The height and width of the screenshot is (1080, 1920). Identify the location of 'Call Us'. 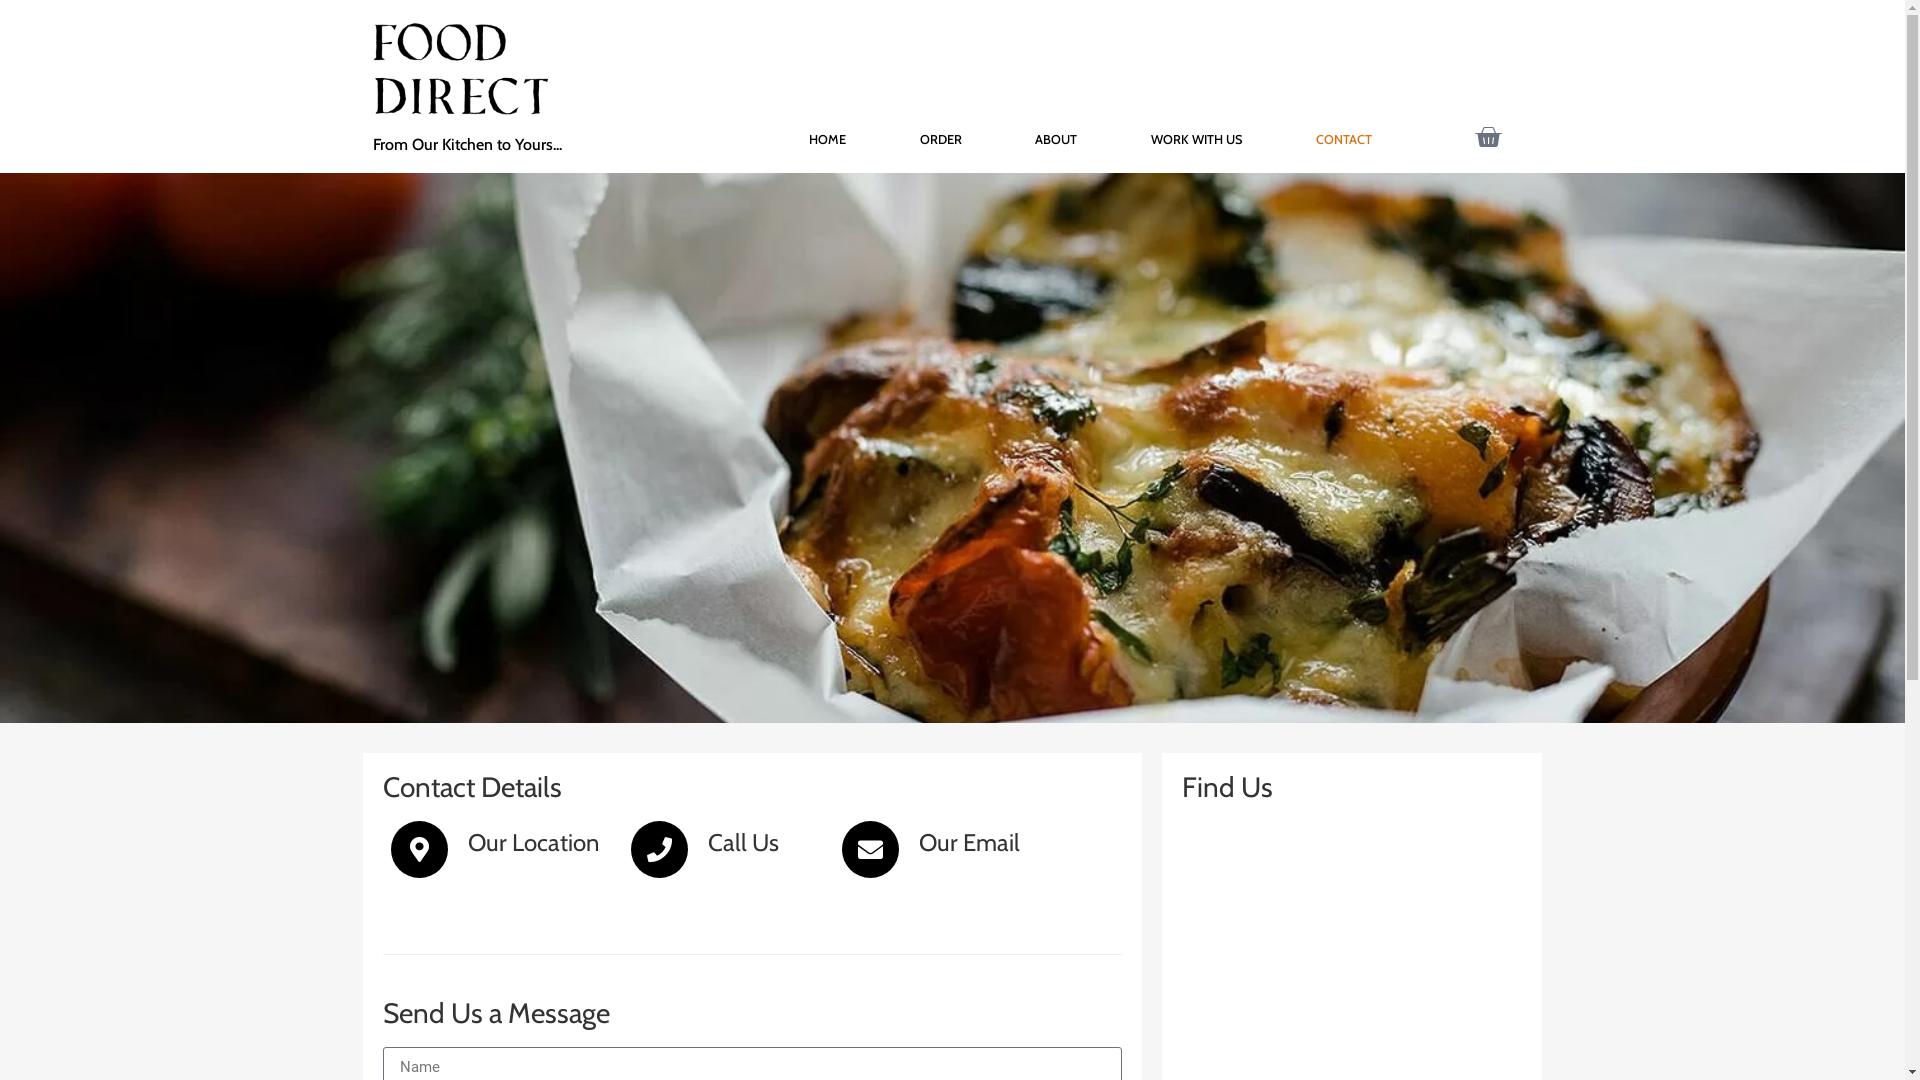
(742, 842).